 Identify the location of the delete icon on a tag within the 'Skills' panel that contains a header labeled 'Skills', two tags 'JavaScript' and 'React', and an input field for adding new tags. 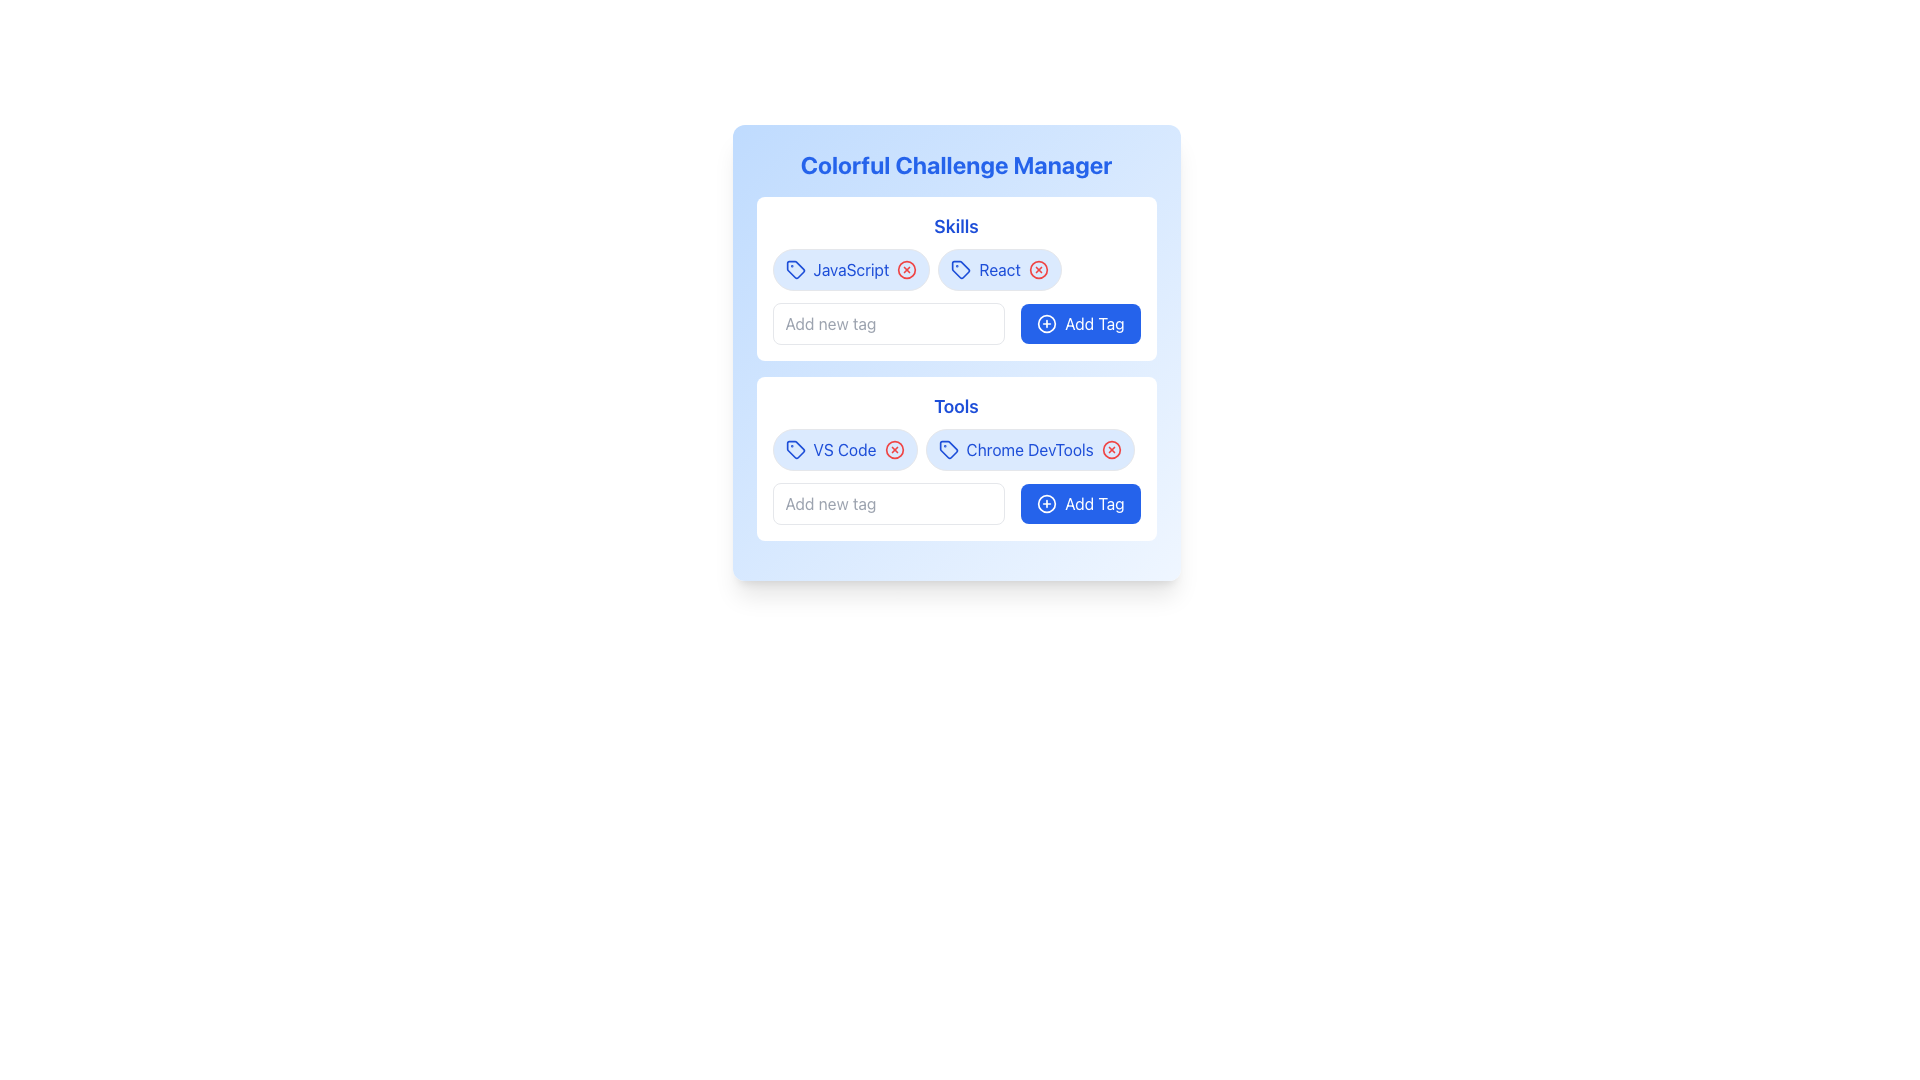
(955, 278).